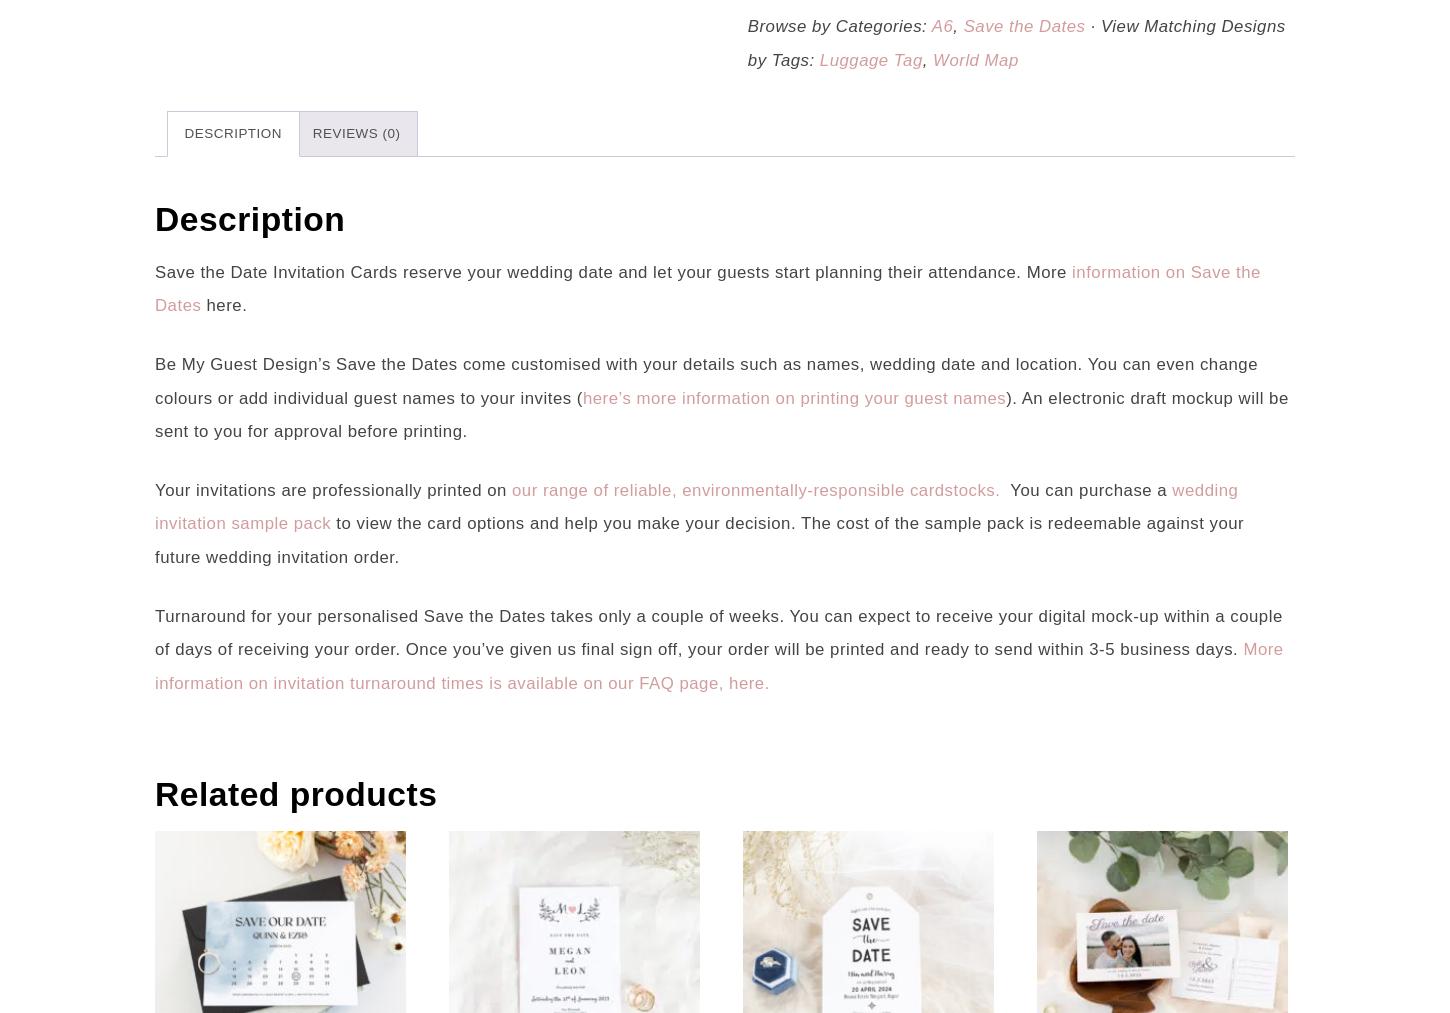 The height and width of the screenshot is (1013, 1450). I want to click on 'to view the card options and help you make your decision. The cost of the sample pack is redeemable against your future wedding invitation order.', so click(698, 540).